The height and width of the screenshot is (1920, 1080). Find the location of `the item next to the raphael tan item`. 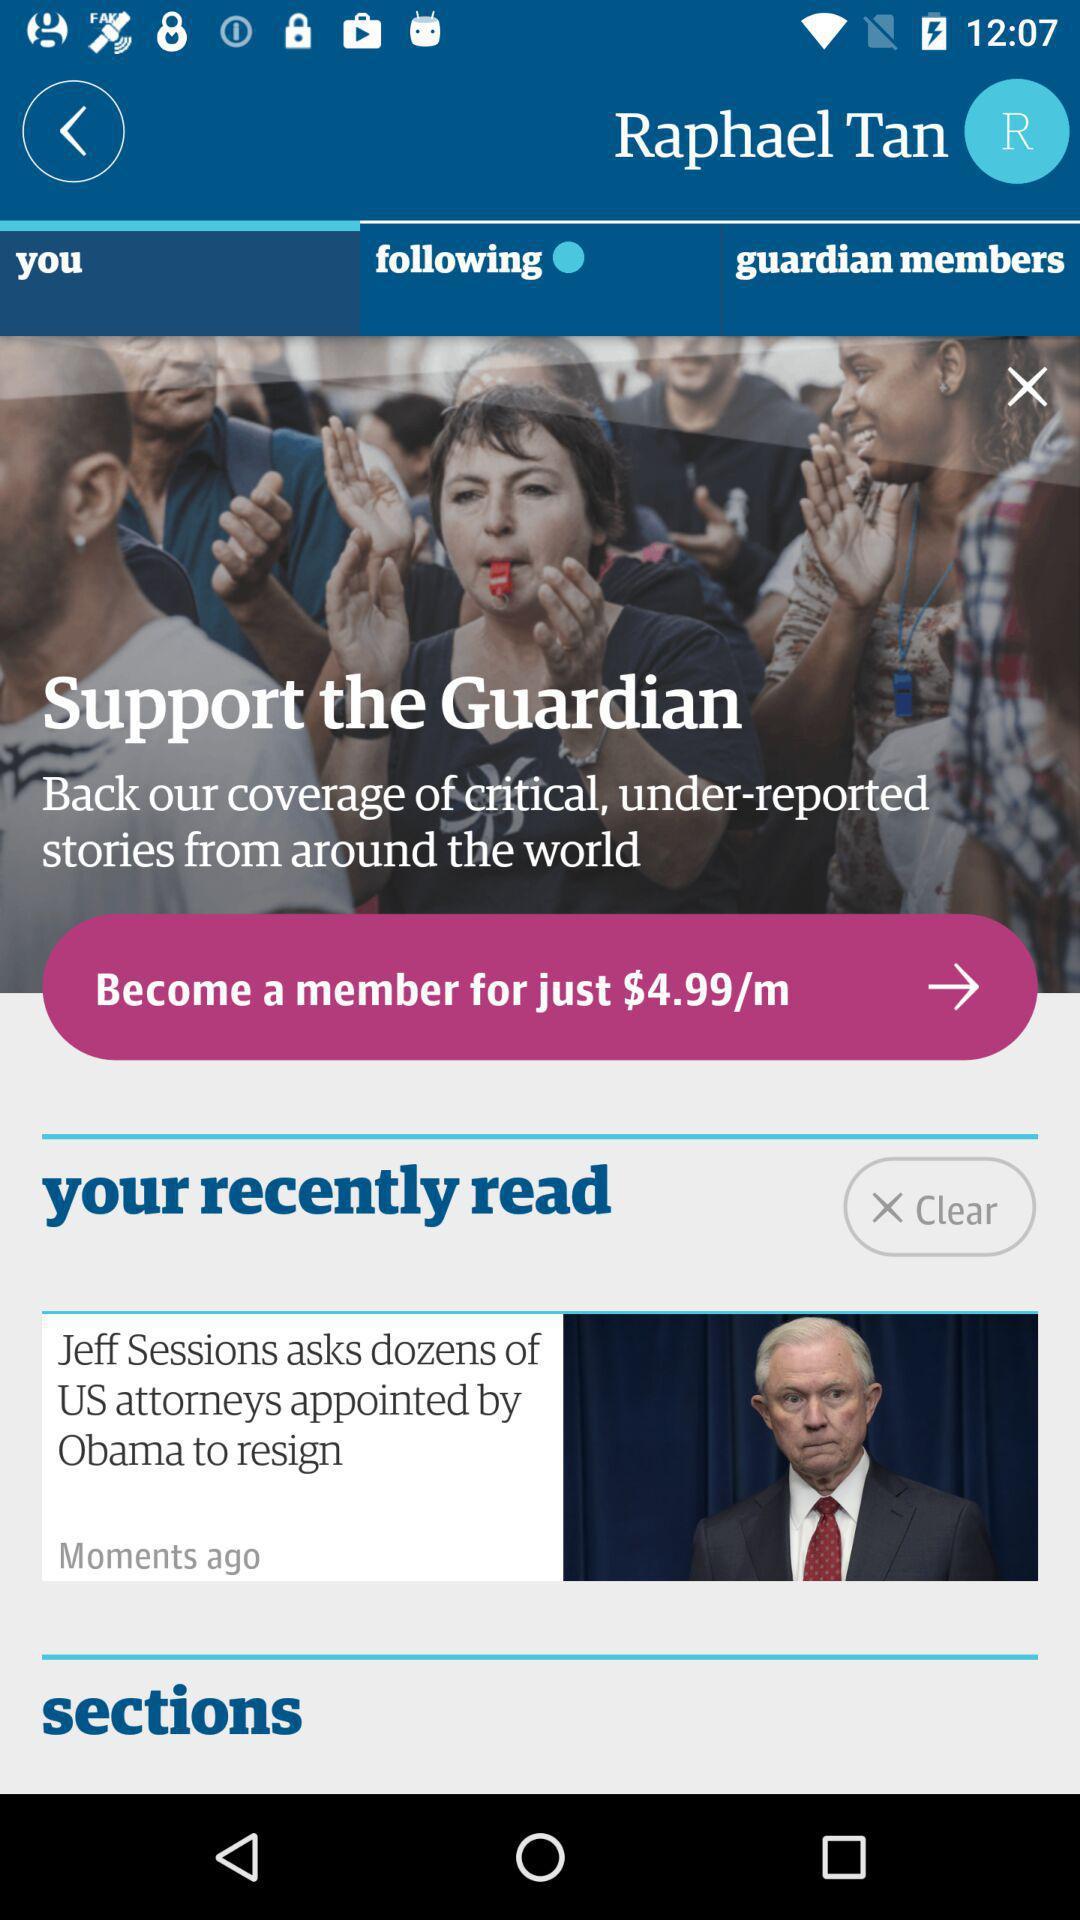

the item next to the raphael tan item is located at coordinates (72, 130).